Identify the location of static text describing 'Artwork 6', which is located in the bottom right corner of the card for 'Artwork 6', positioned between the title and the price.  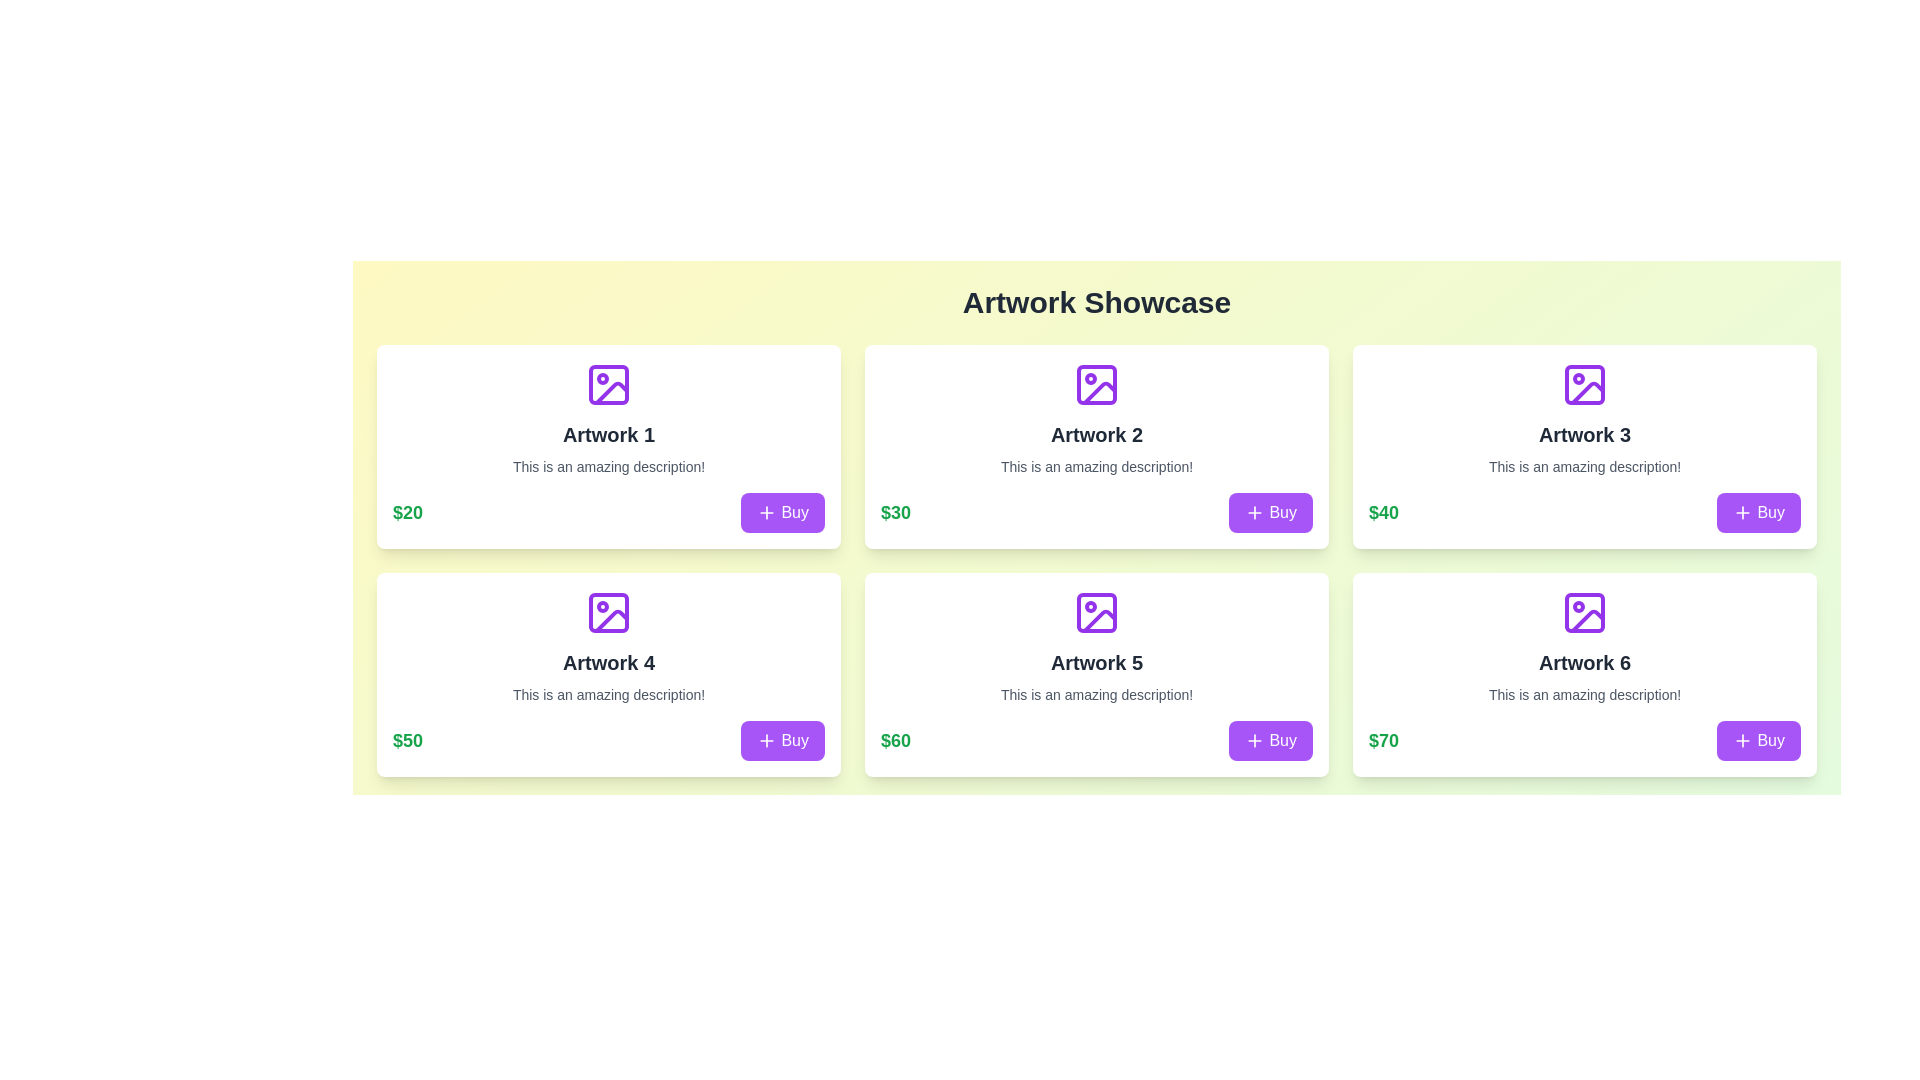
(1583, 693).